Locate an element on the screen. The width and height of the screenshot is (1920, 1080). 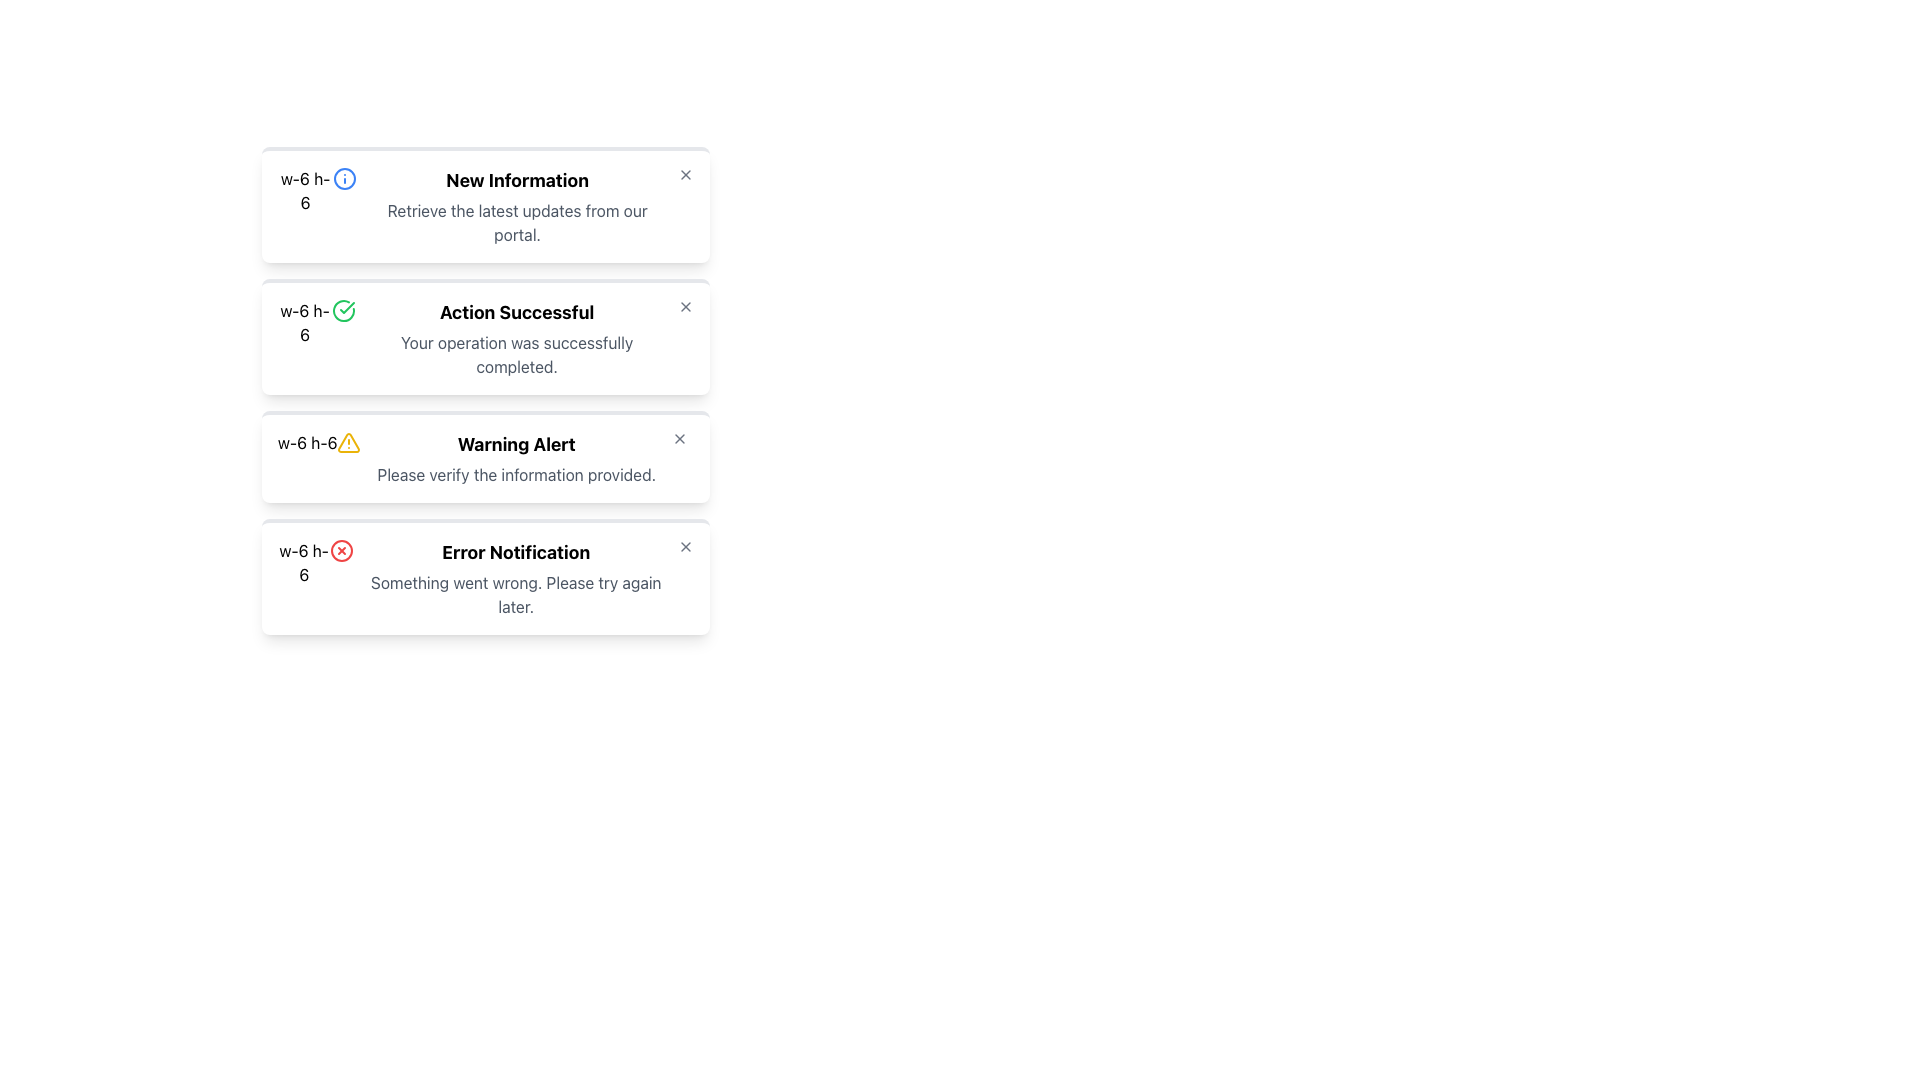
the informational notification card located at the top left of the notification list is located at coordinates (485, 204).